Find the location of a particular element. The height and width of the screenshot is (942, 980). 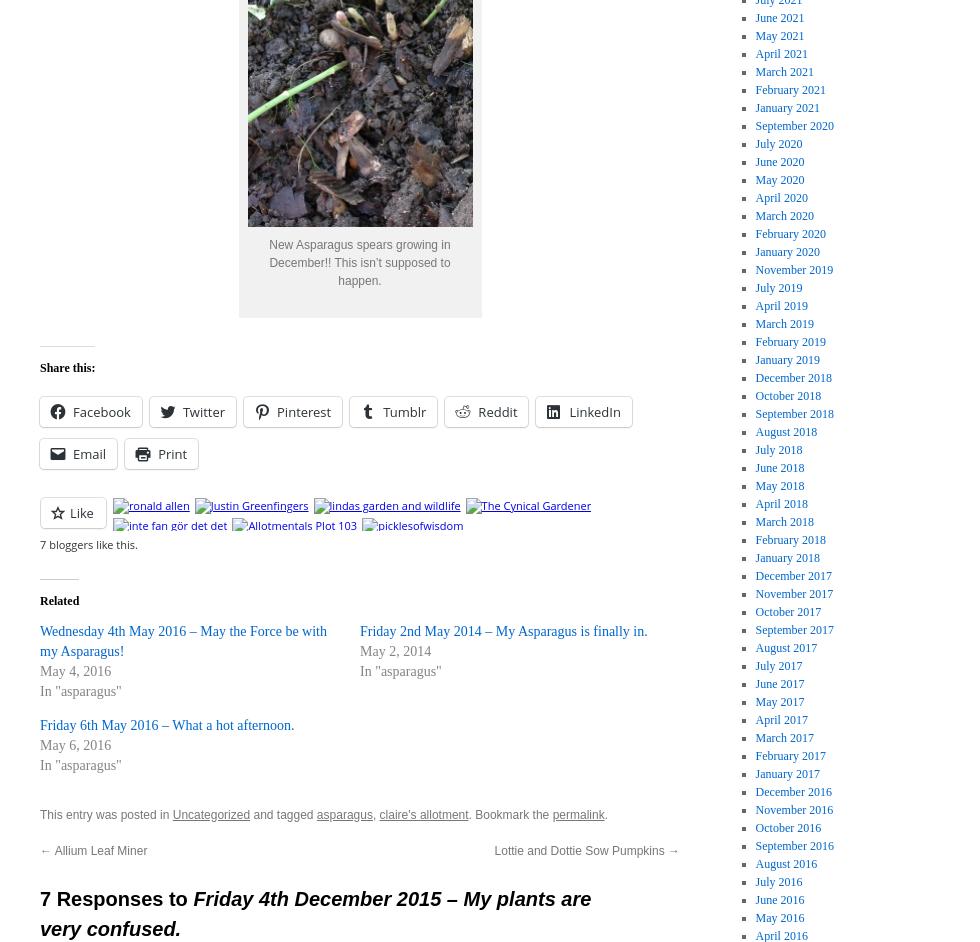

'Lottie and Dottie Sow Pumpkins' is located at coordinates (581, 849).